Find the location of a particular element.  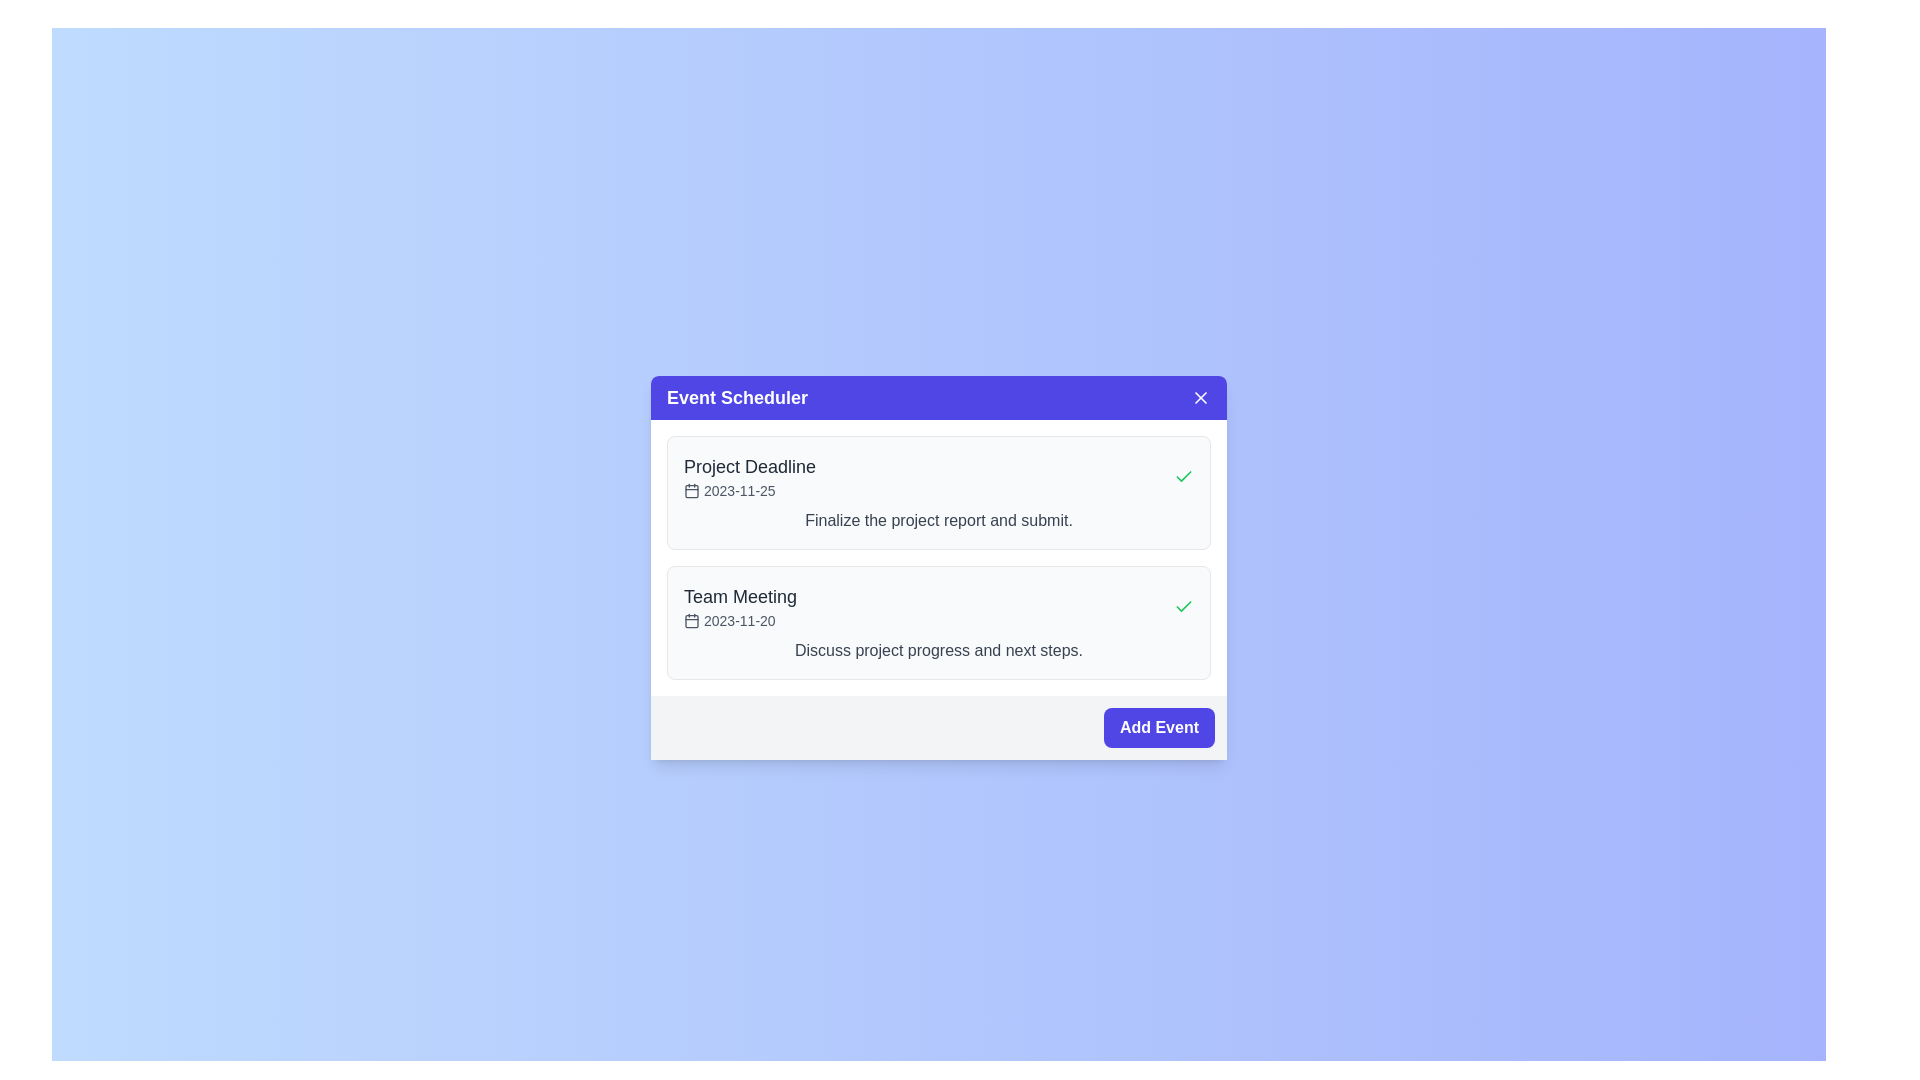

the 'Check' icon for the event titled 'Project Deadline' is located at coordinates (1184, 477).